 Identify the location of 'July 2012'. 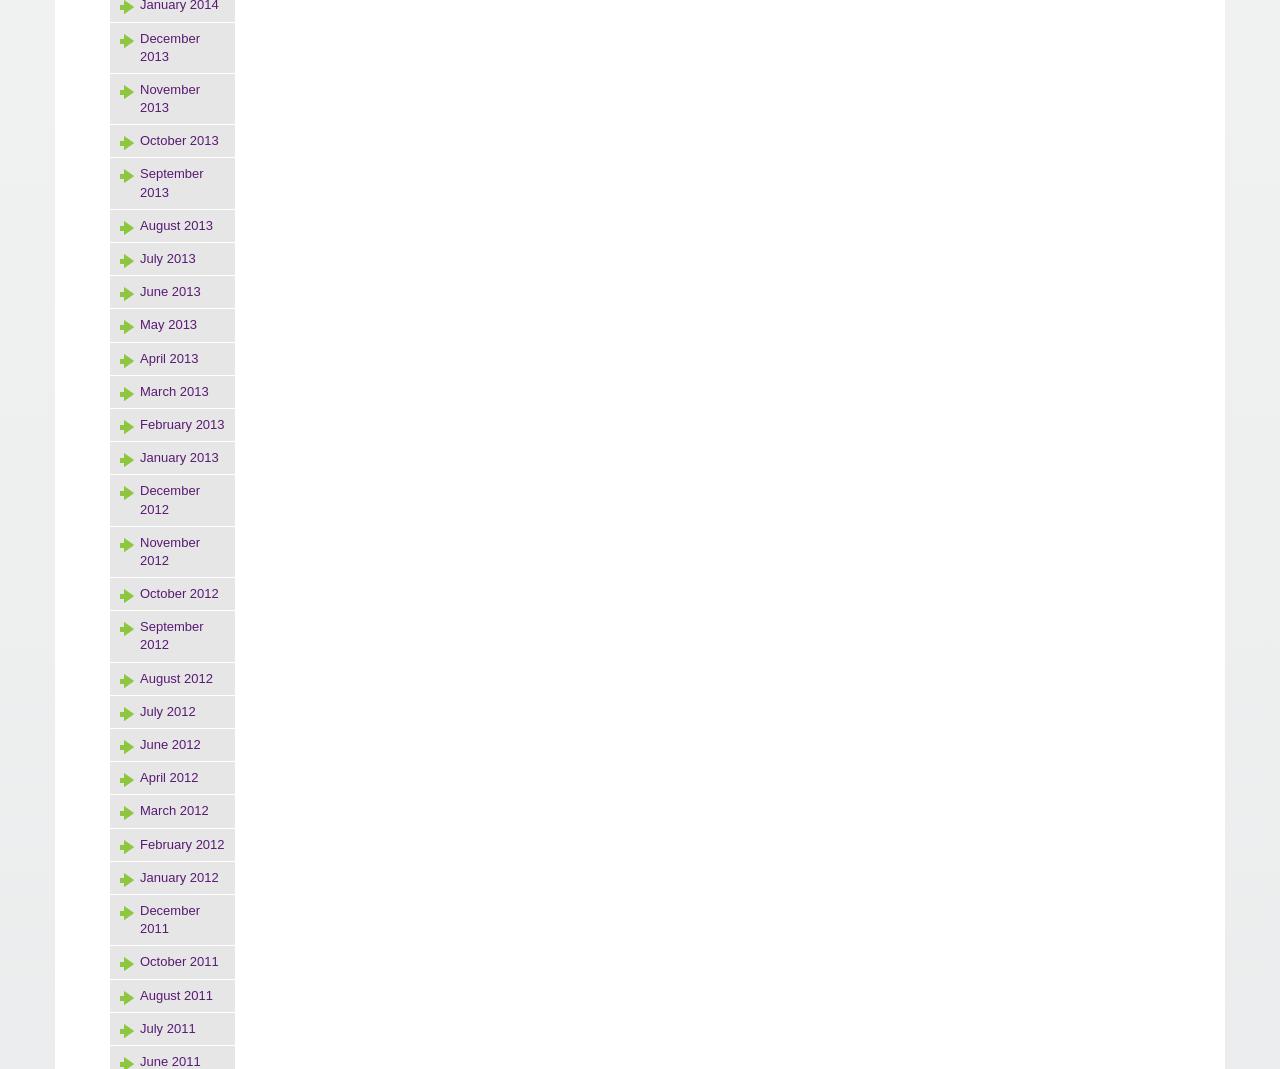
(167, 709).